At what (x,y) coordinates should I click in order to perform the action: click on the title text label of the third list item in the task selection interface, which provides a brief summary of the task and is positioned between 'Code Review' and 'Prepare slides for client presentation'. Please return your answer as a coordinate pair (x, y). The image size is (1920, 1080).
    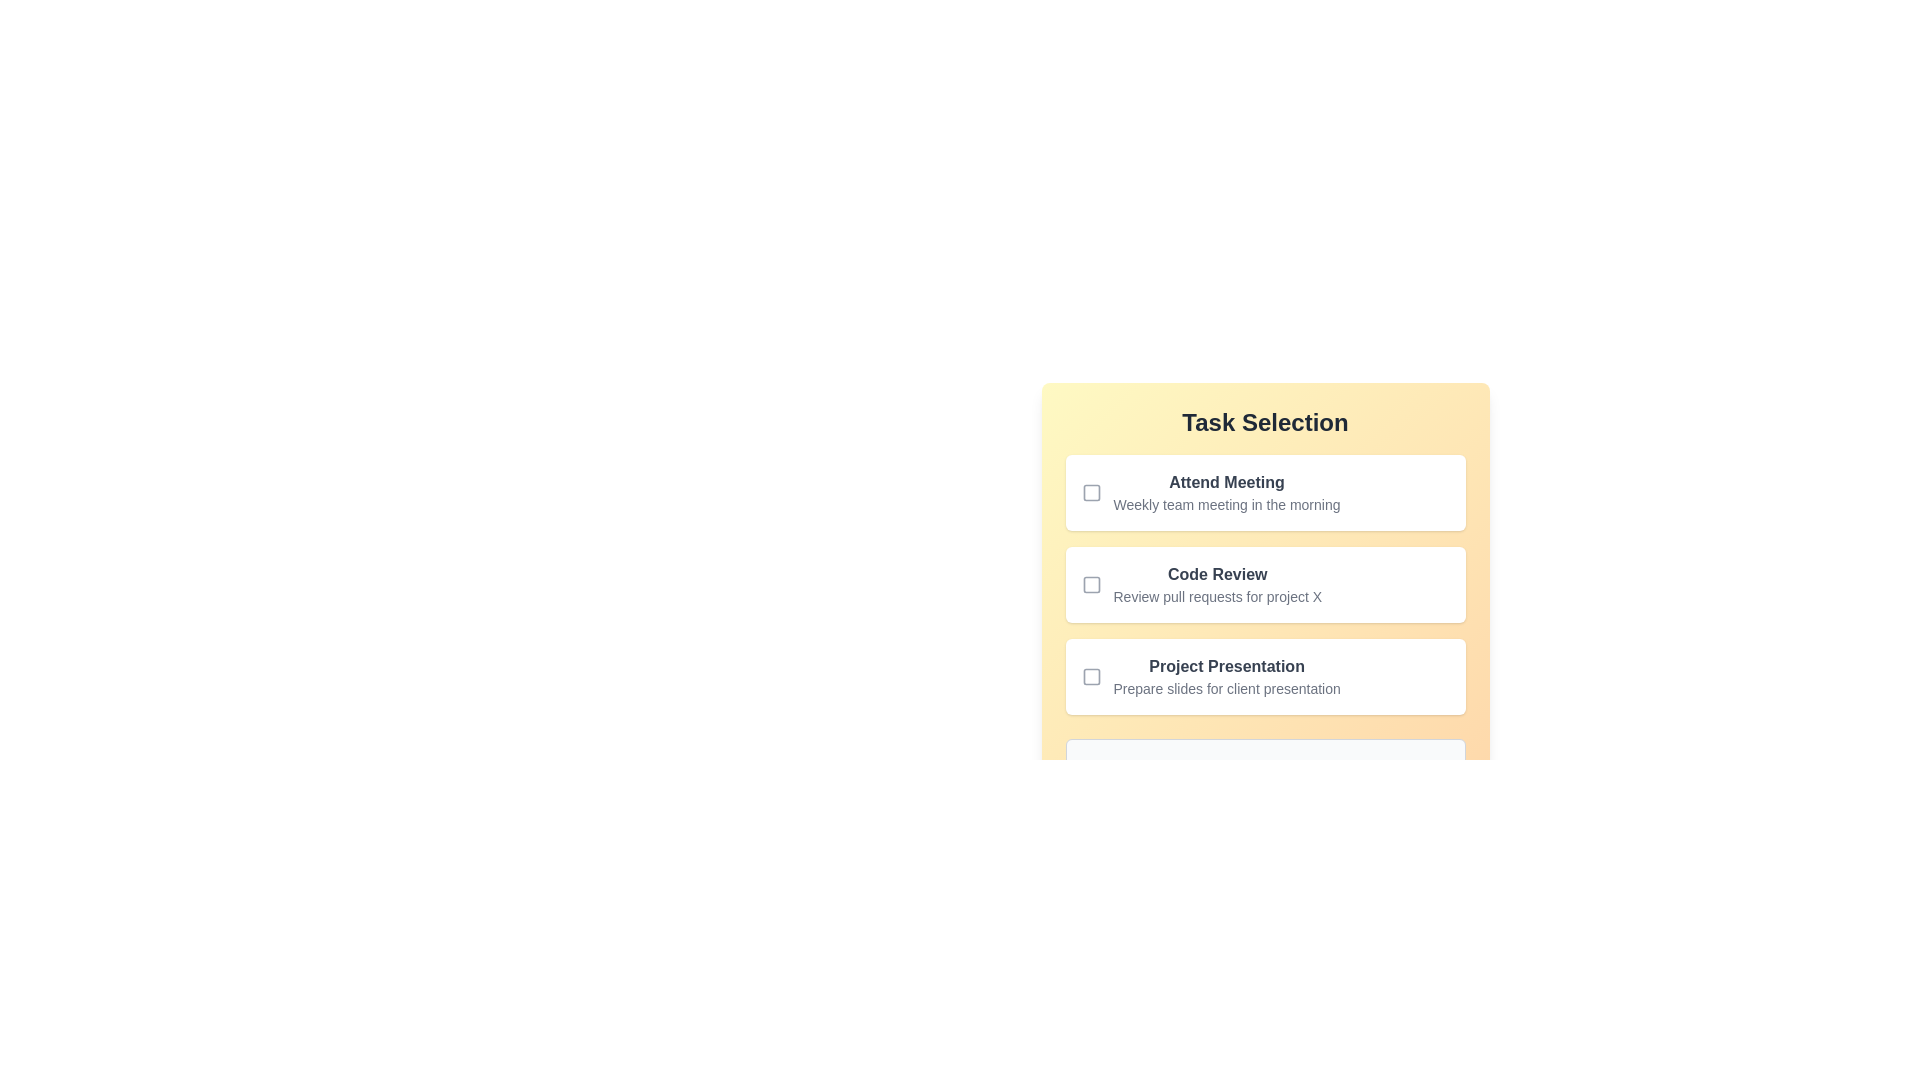
    Looking at the image, I should click on (1226, 667).